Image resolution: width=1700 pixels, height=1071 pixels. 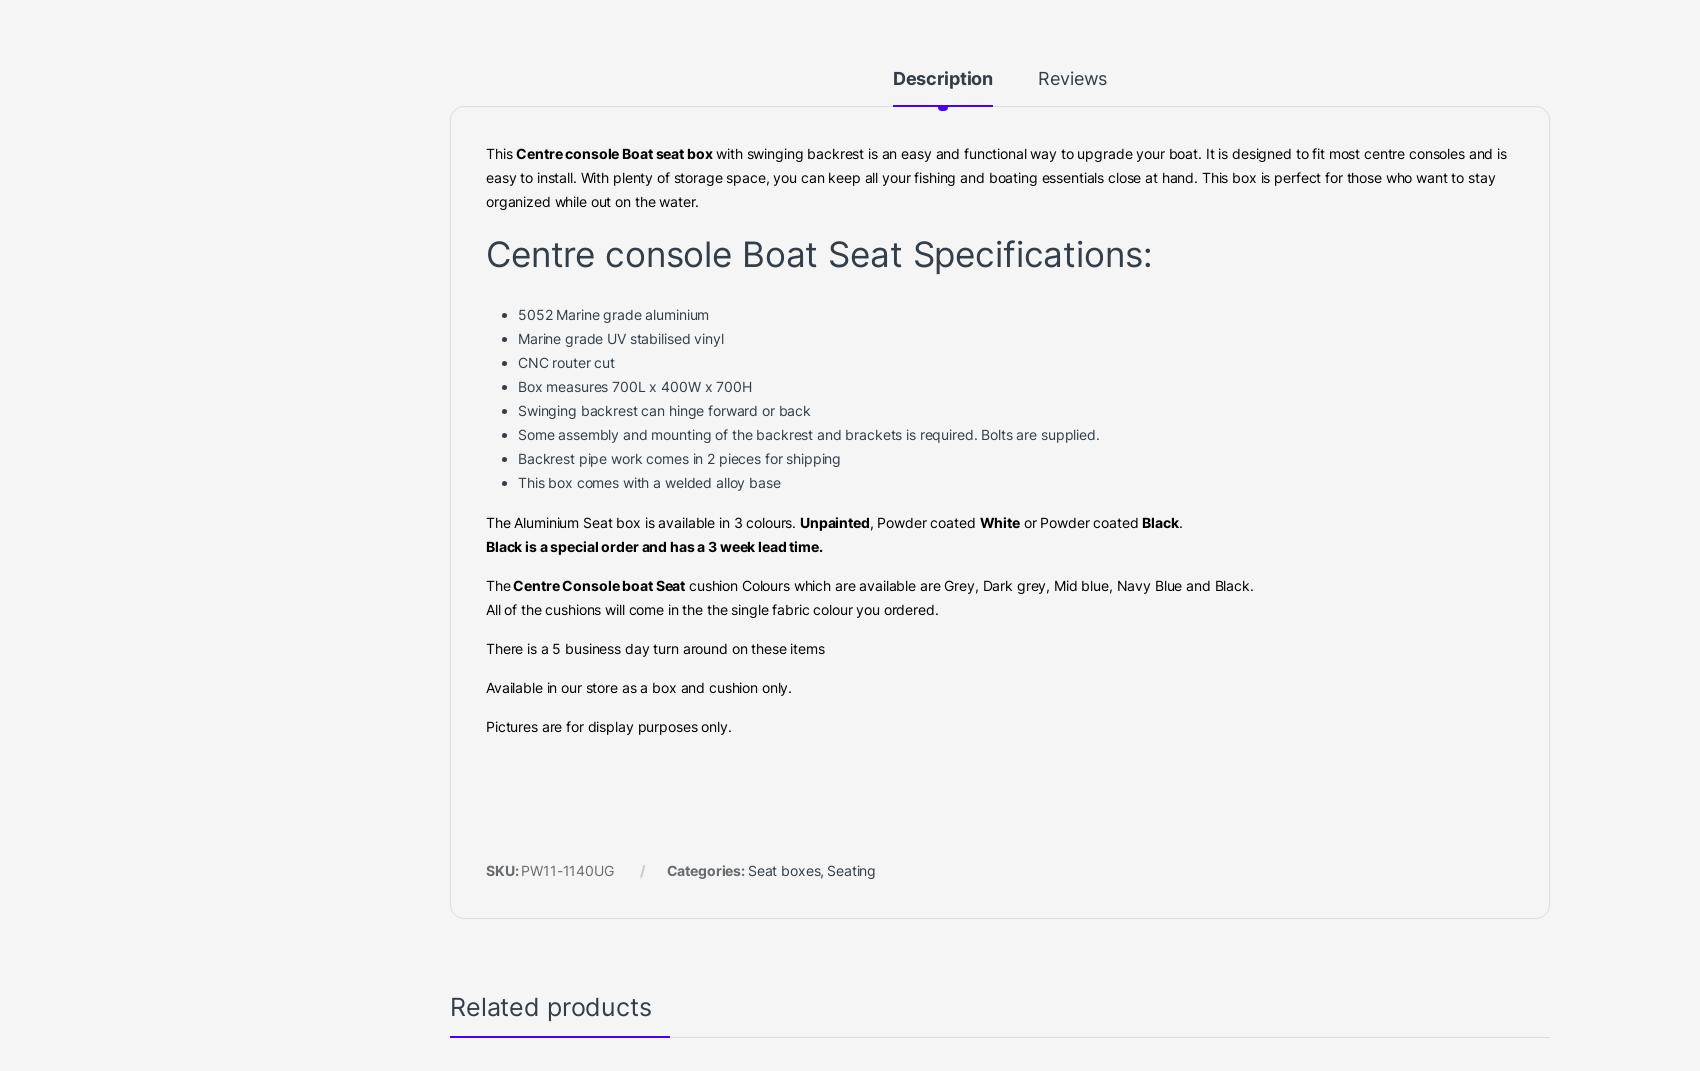 What do you see at coordinates (765, 23) in the screenshot?
I see `'Consoles'` at bounding box center [765, 23].